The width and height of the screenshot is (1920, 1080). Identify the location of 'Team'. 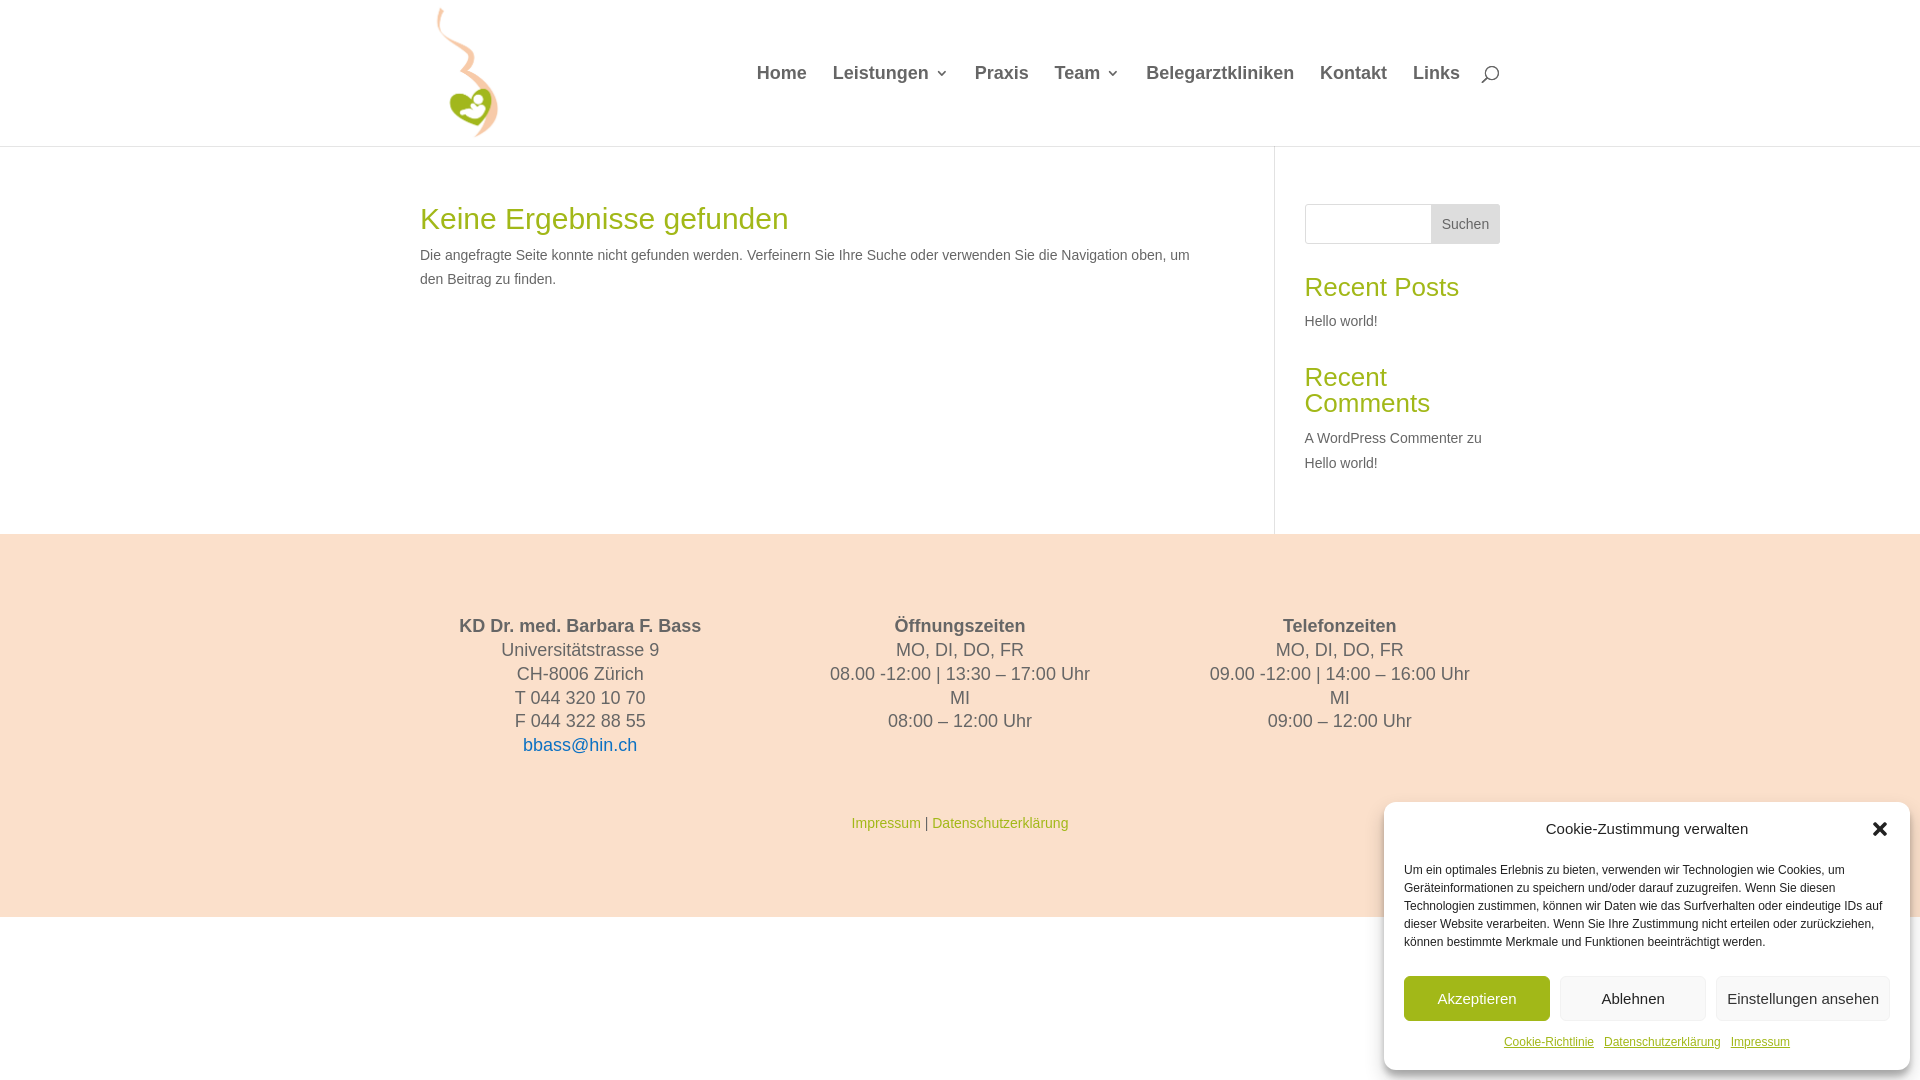
(1054, 105).